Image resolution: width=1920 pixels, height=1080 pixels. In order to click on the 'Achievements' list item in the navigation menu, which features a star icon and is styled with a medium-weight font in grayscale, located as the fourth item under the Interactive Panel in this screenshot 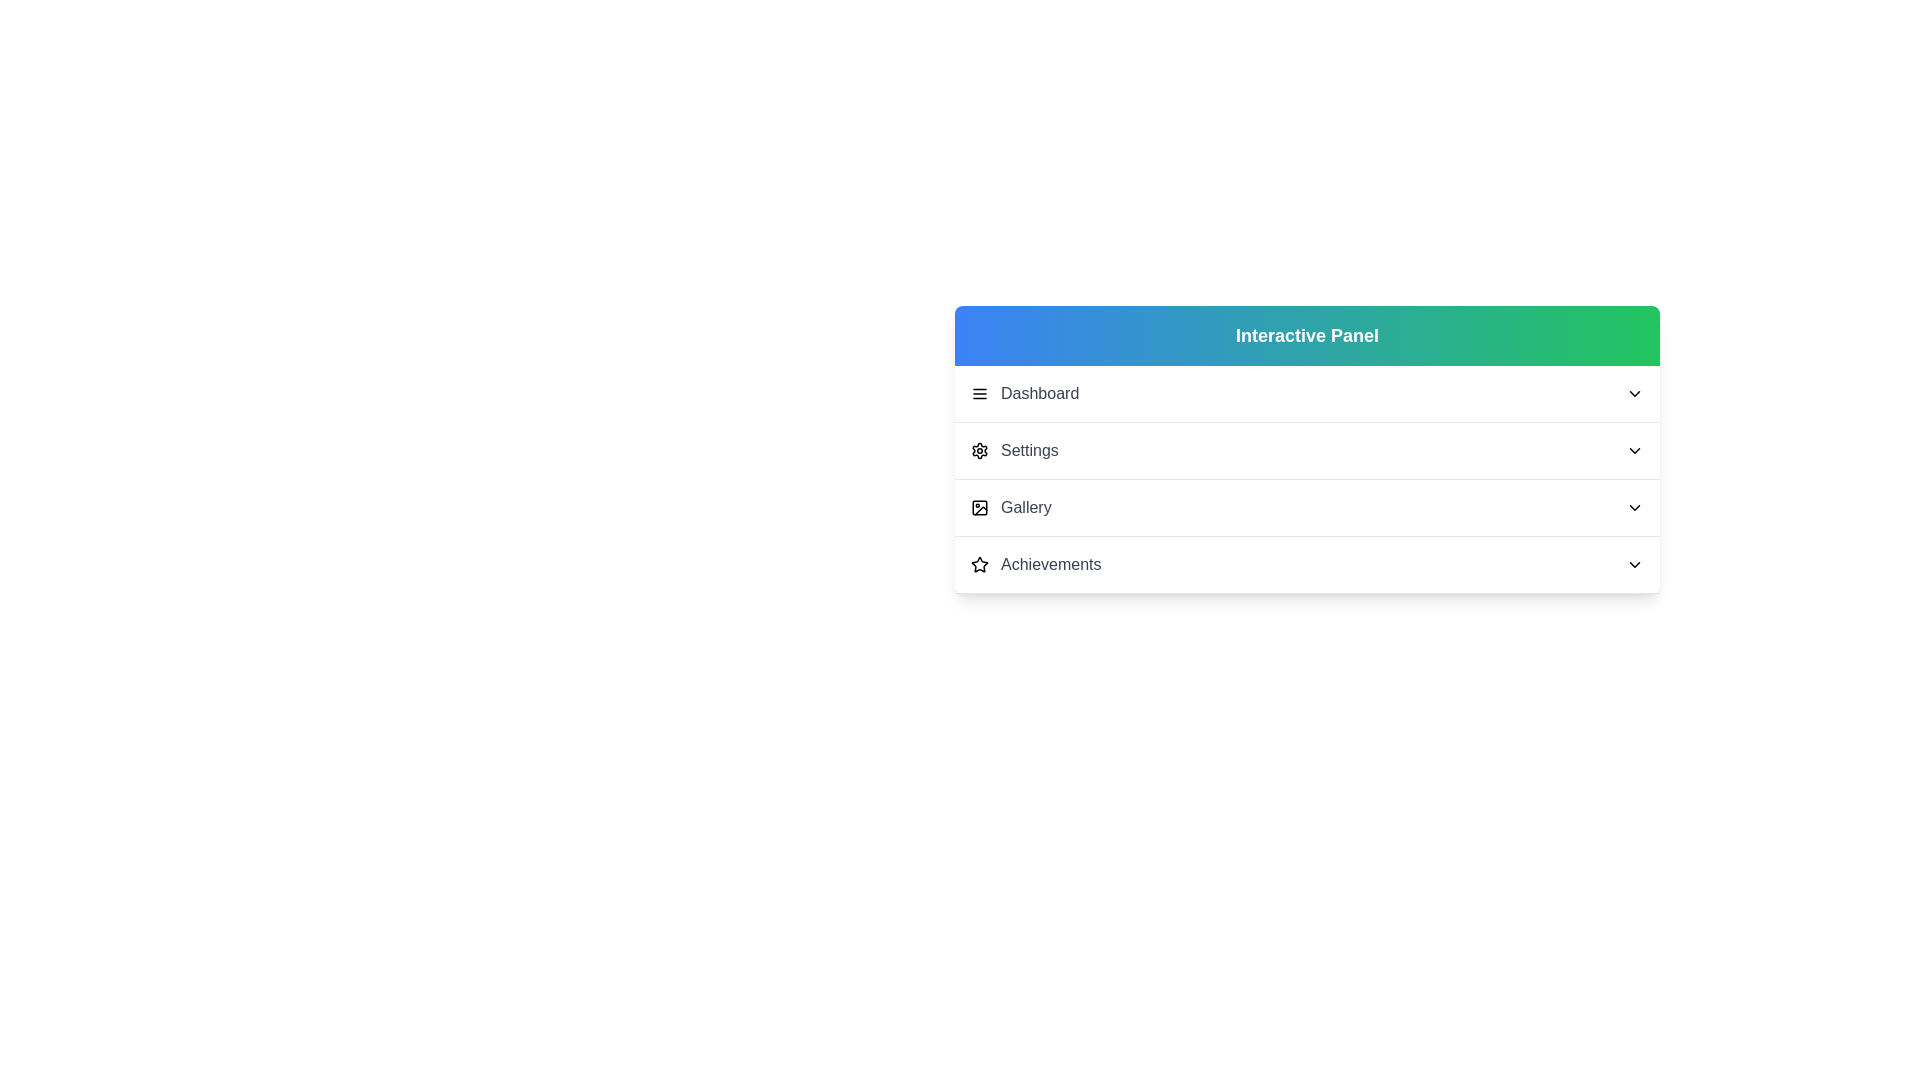, I will do `click(1036, 564)`.